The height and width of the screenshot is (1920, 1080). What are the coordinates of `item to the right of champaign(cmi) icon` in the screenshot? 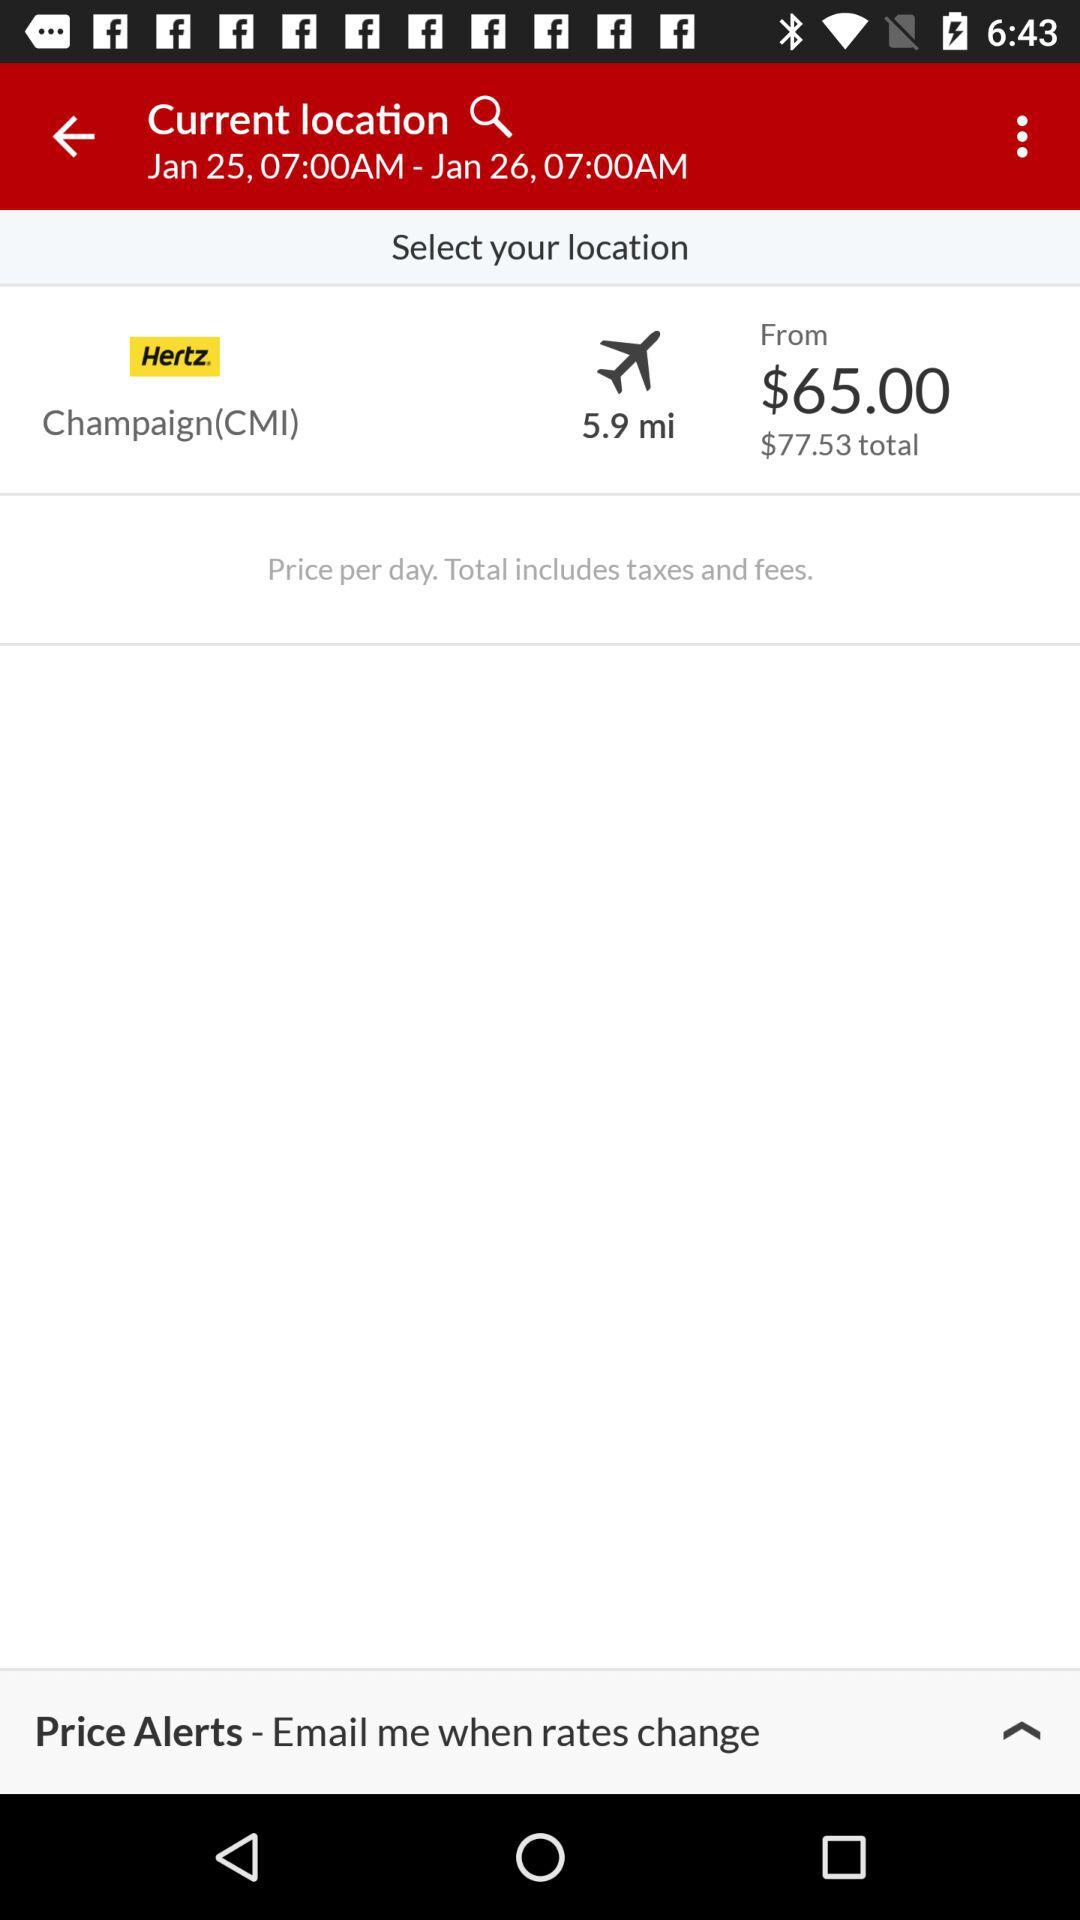 It's located at (627, 422).